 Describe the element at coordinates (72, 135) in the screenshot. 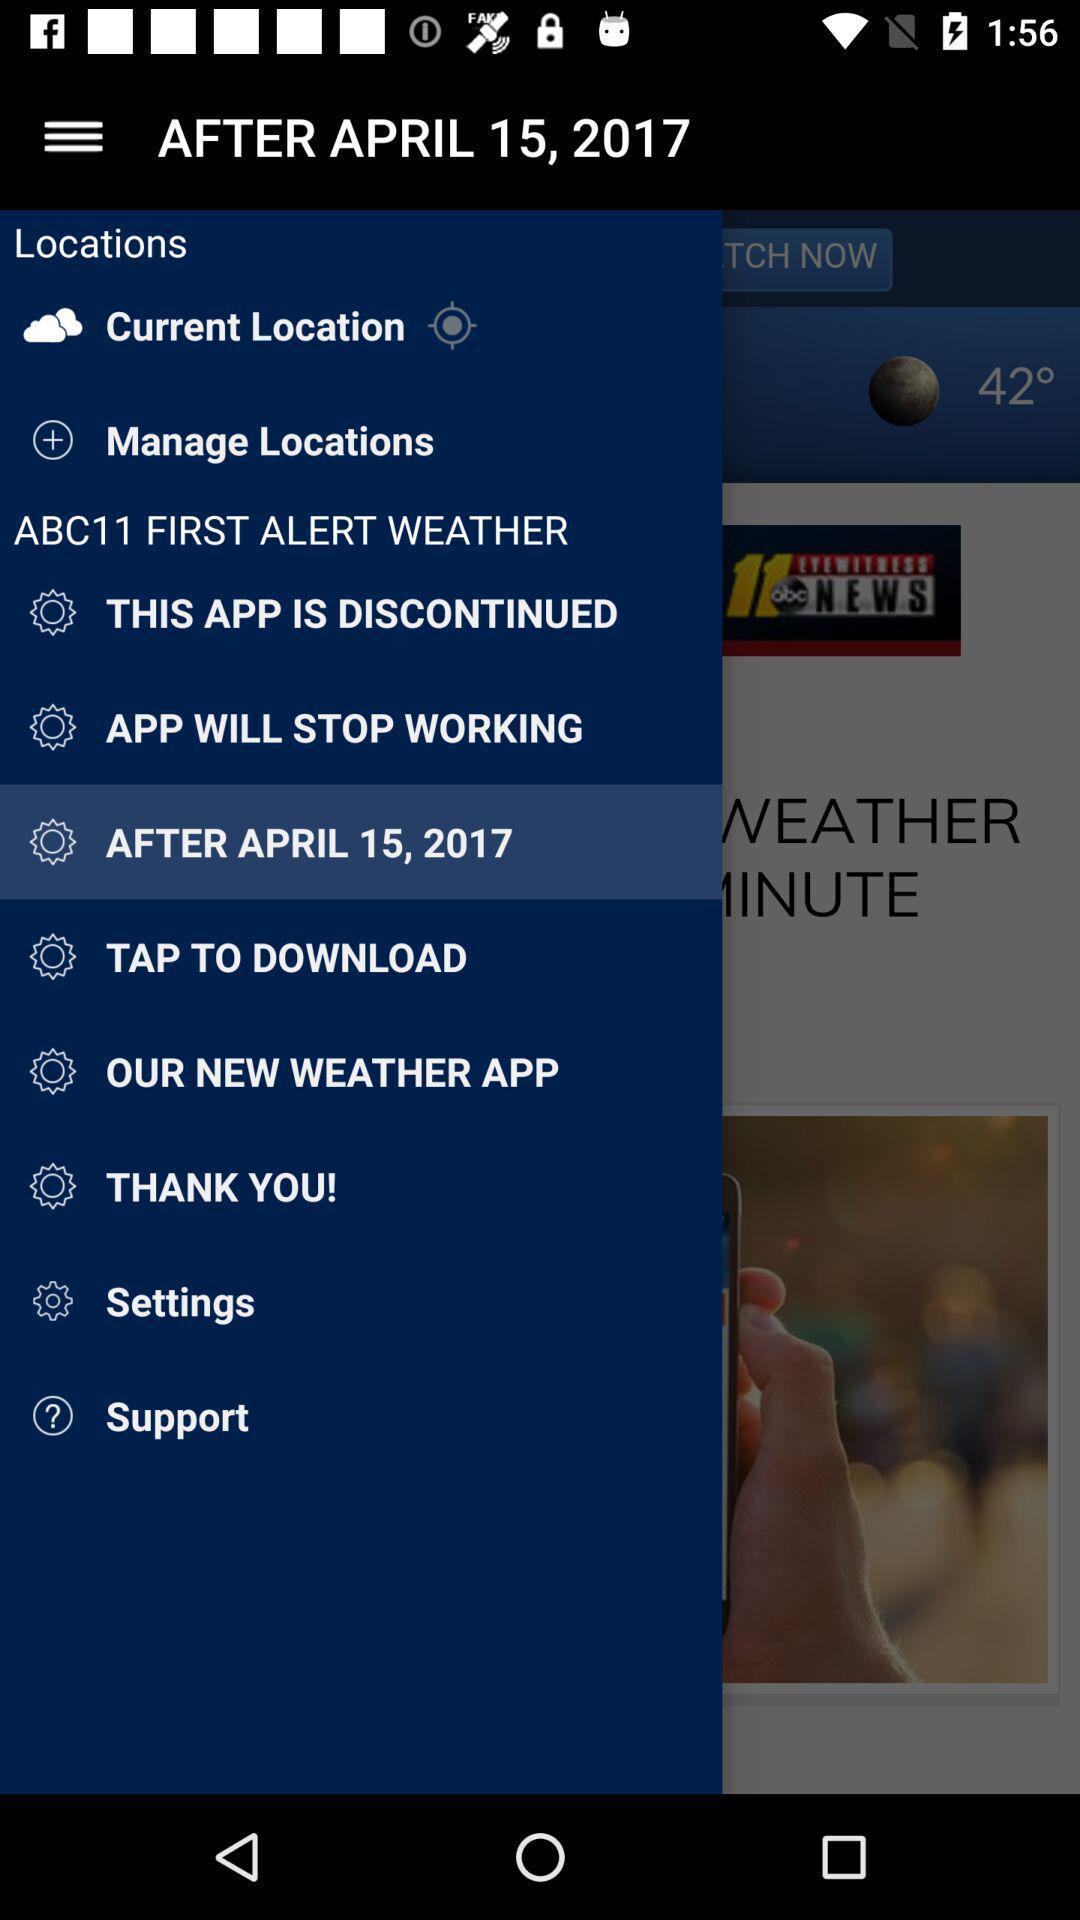

I see `app to the left of after april 15 item` at that location.